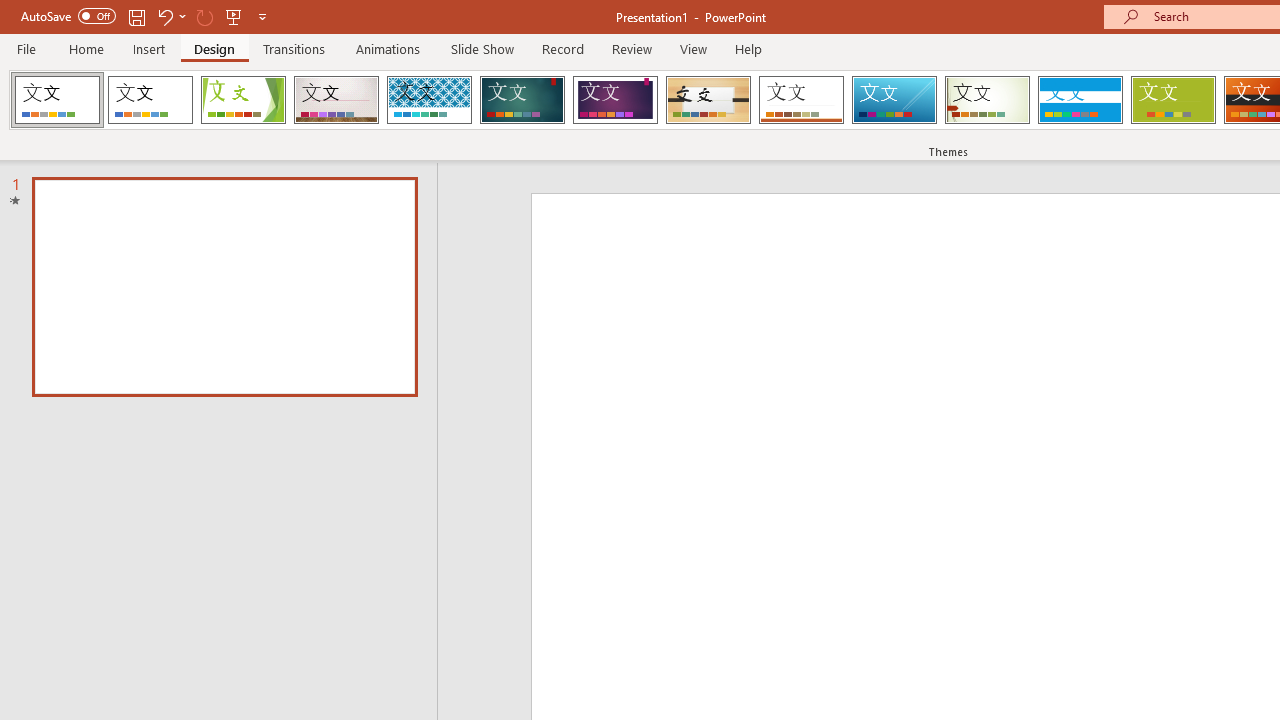 This screenshot has height=720, width=1280. I want to click on 'Wisp Loading Preview...', so click(987, 100).